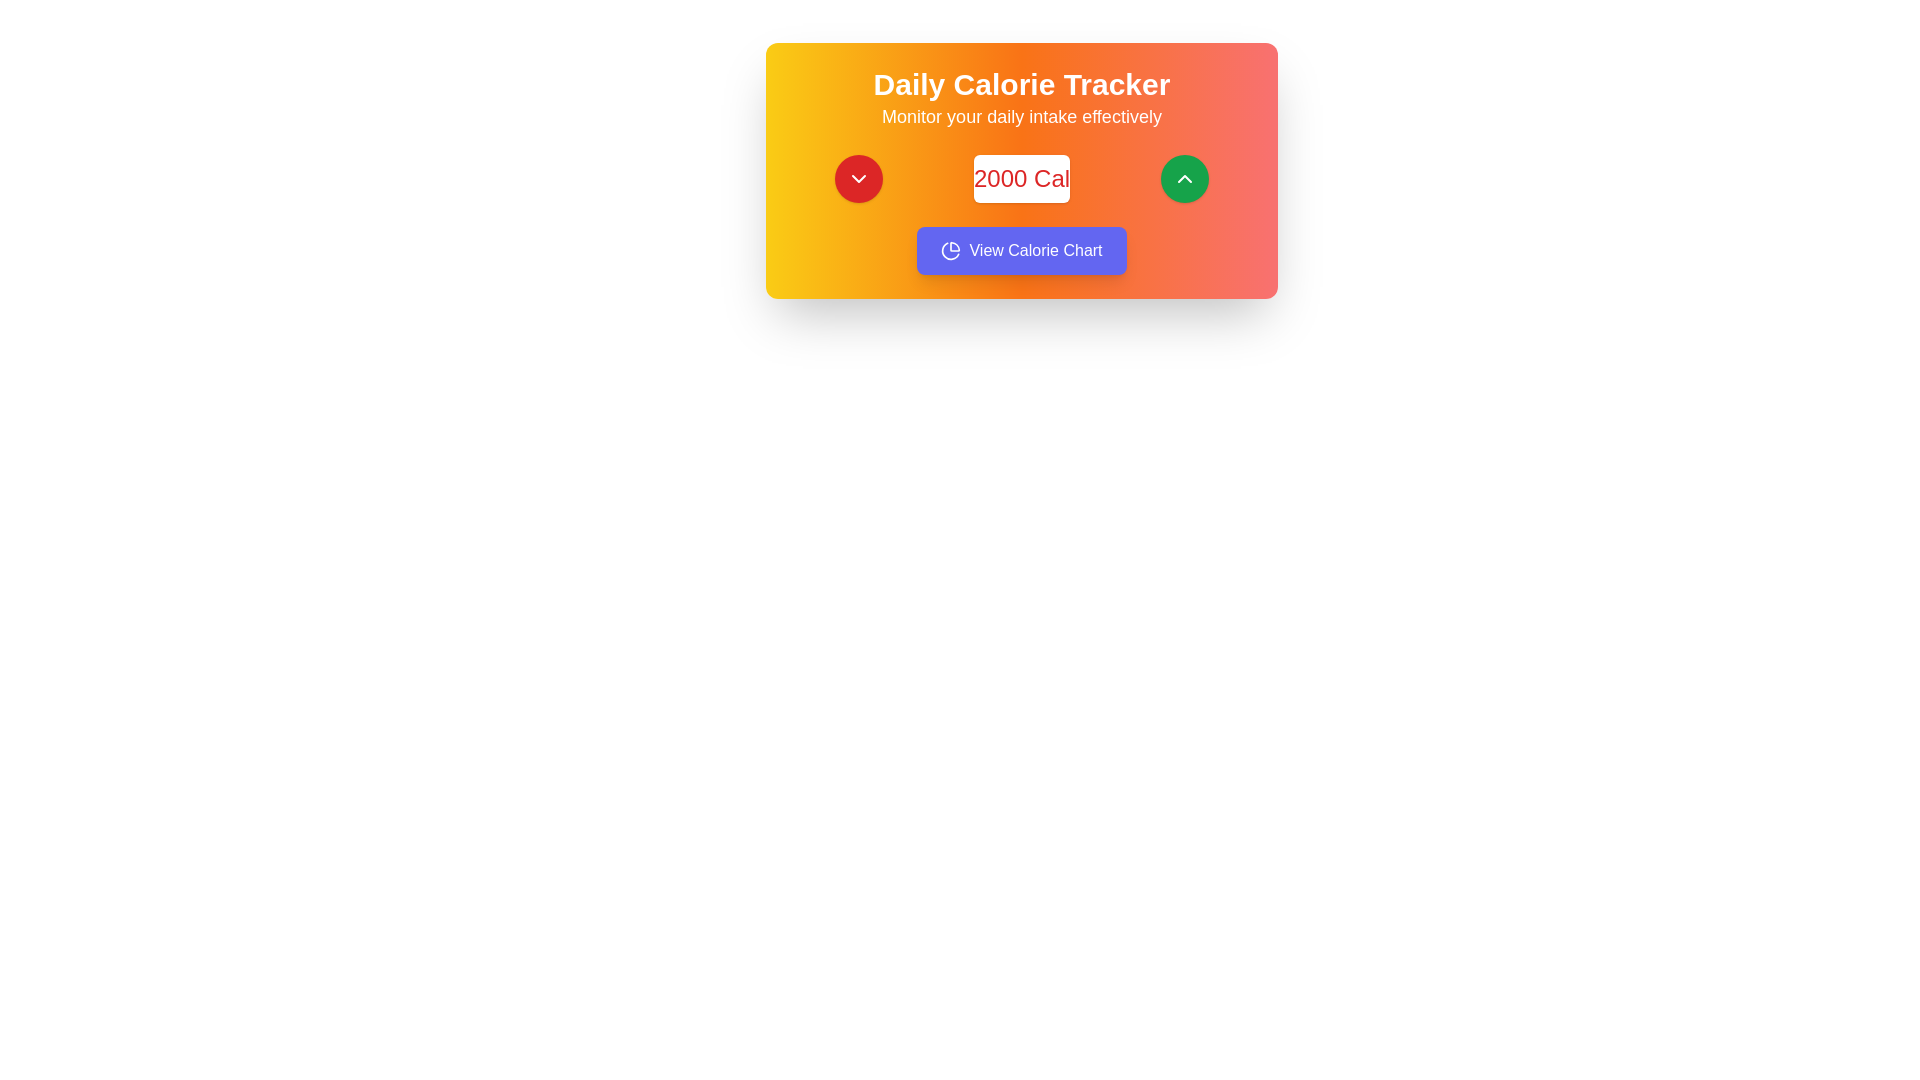  Describe the element at coordinates (1184, 177) in the screenshot. I see `the Chevron icon within the green circular button on the right side of the 'Daily Calorie Tracker' card` at that location.